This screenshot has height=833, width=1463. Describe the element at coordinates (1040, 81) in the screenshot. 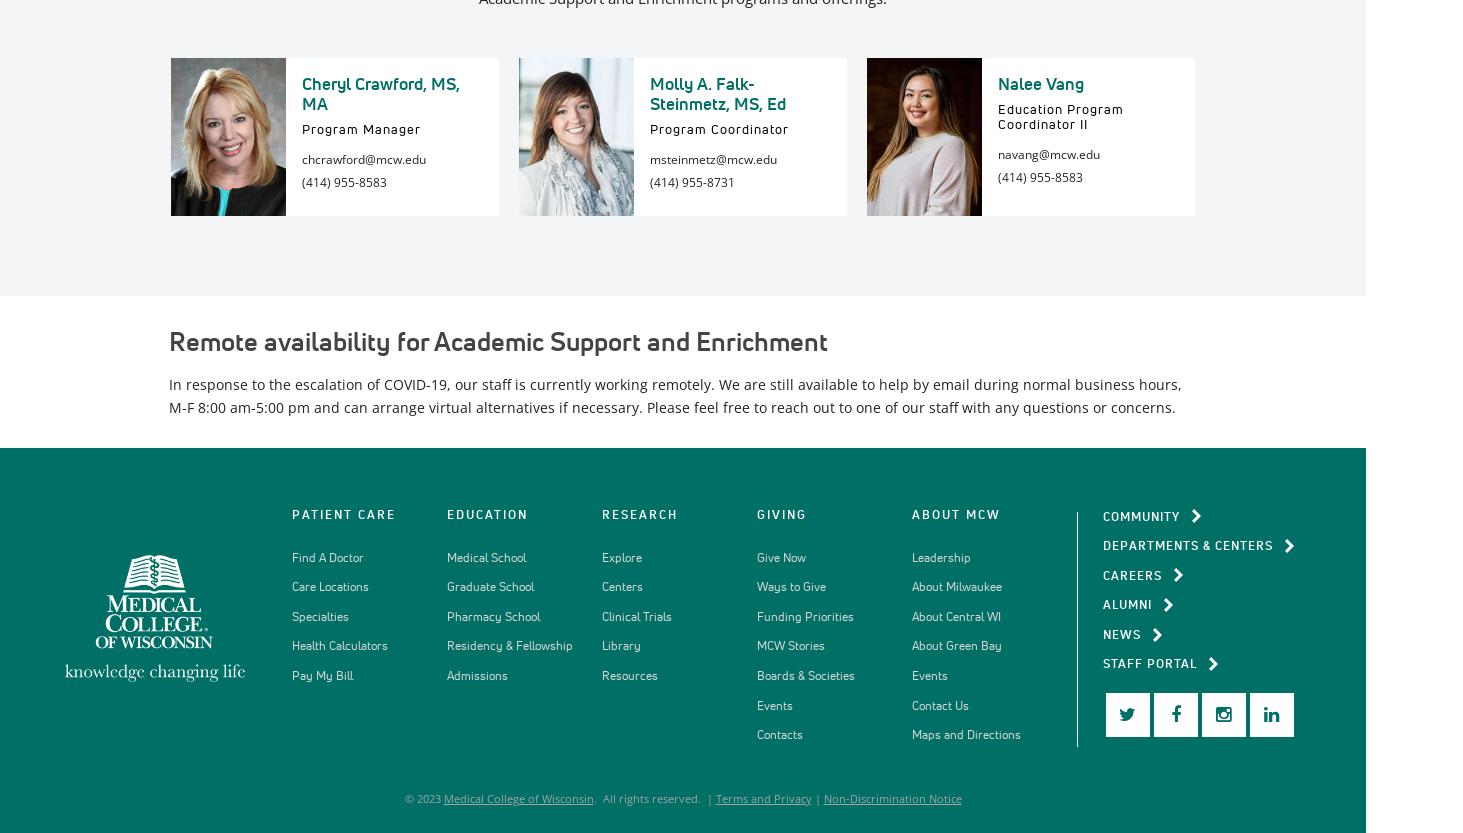

I see `'Nalee Vang'` at that location.